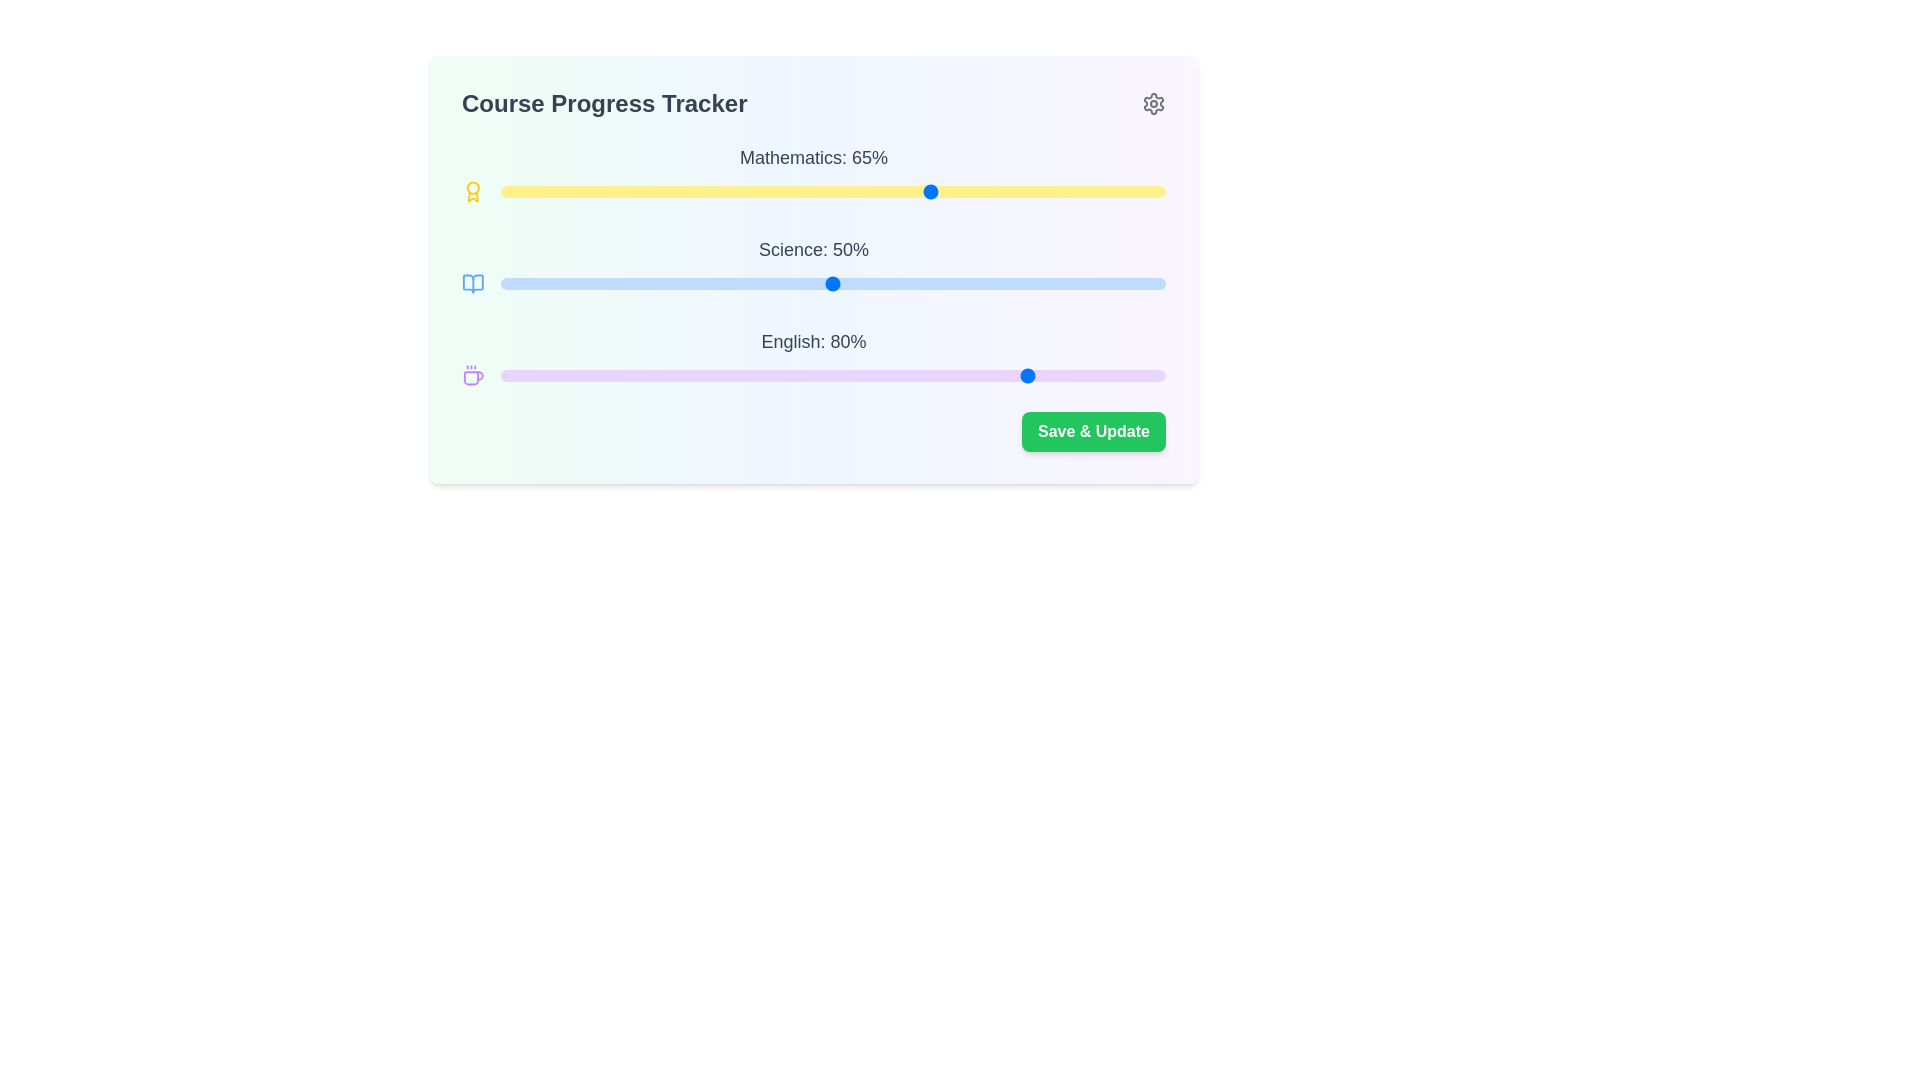 The width and height of the screenshot is (1920, 1080). Describe the element at coordinates (472, 188) in the screenshot. I see `the SVG circle element that signifies an award or achievement within the badge icon, located near the top-left corner of the progress tracker interface adjacent to the Mathematics progress bar` at that location.